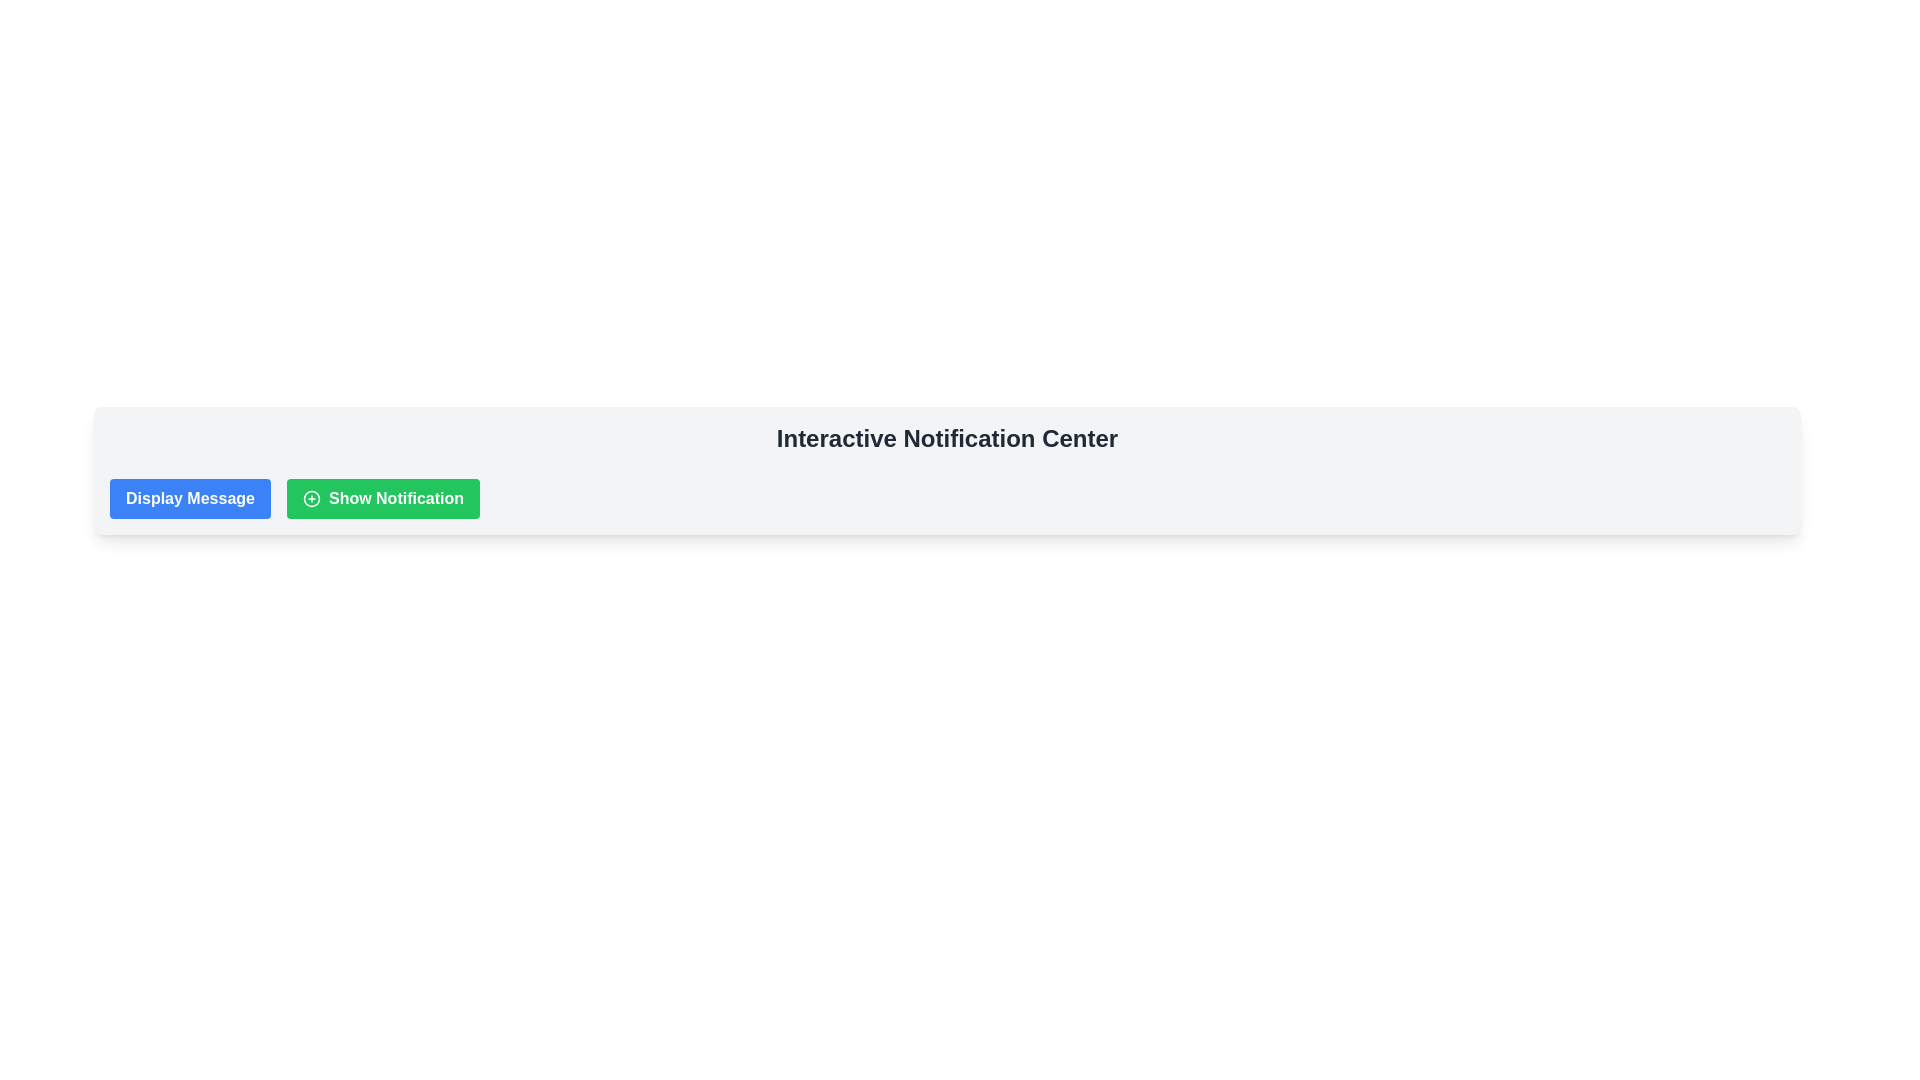 The width and height of the screenshot is (1920, 1080). I want to click on the circular icon with a plus sign, which is located to the left of the 'Show Notification' text within the green button labeled 'Show Notification', so click(311, 497).